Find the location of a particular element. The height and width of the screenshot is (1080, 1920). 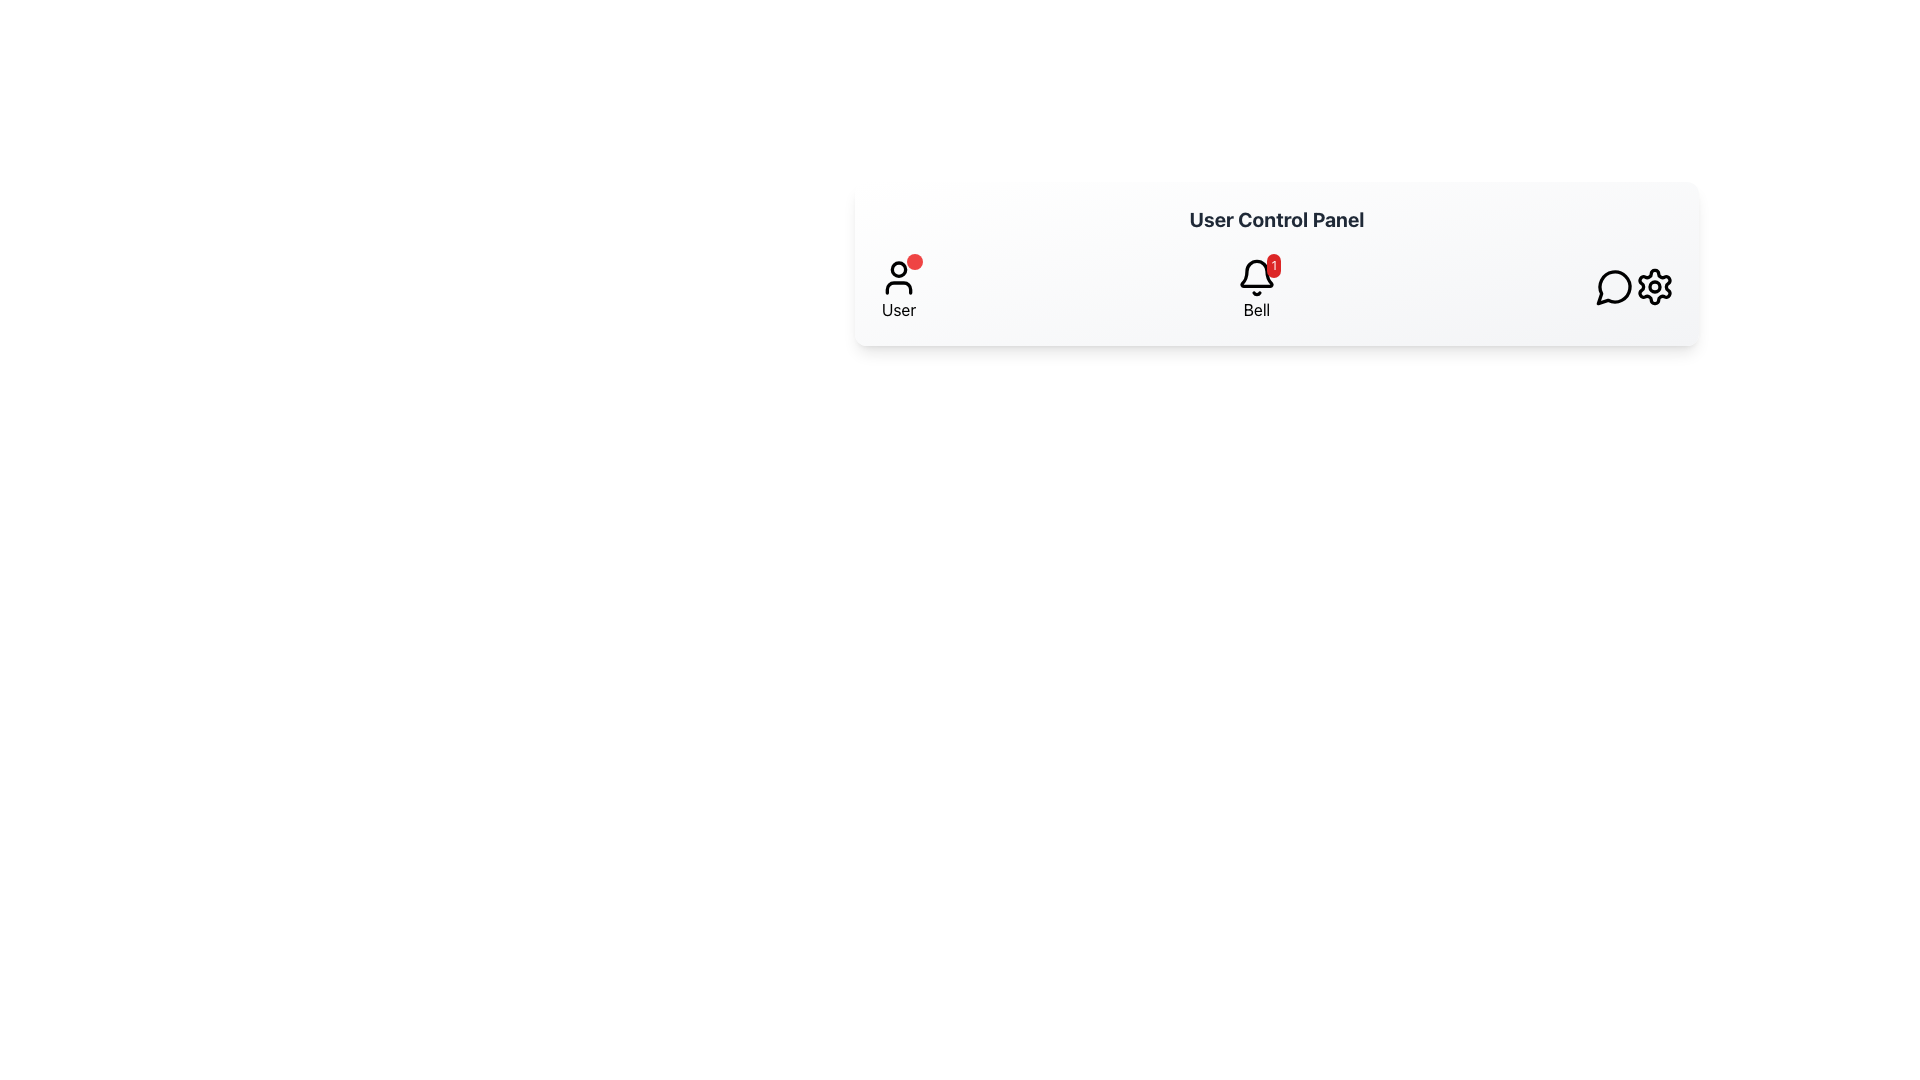

the comment button located as the third interactive icon from the right in the user control panel, positioned to the left of the gear icon and to the right of the bell icon is located at coordinates (1614, 286).